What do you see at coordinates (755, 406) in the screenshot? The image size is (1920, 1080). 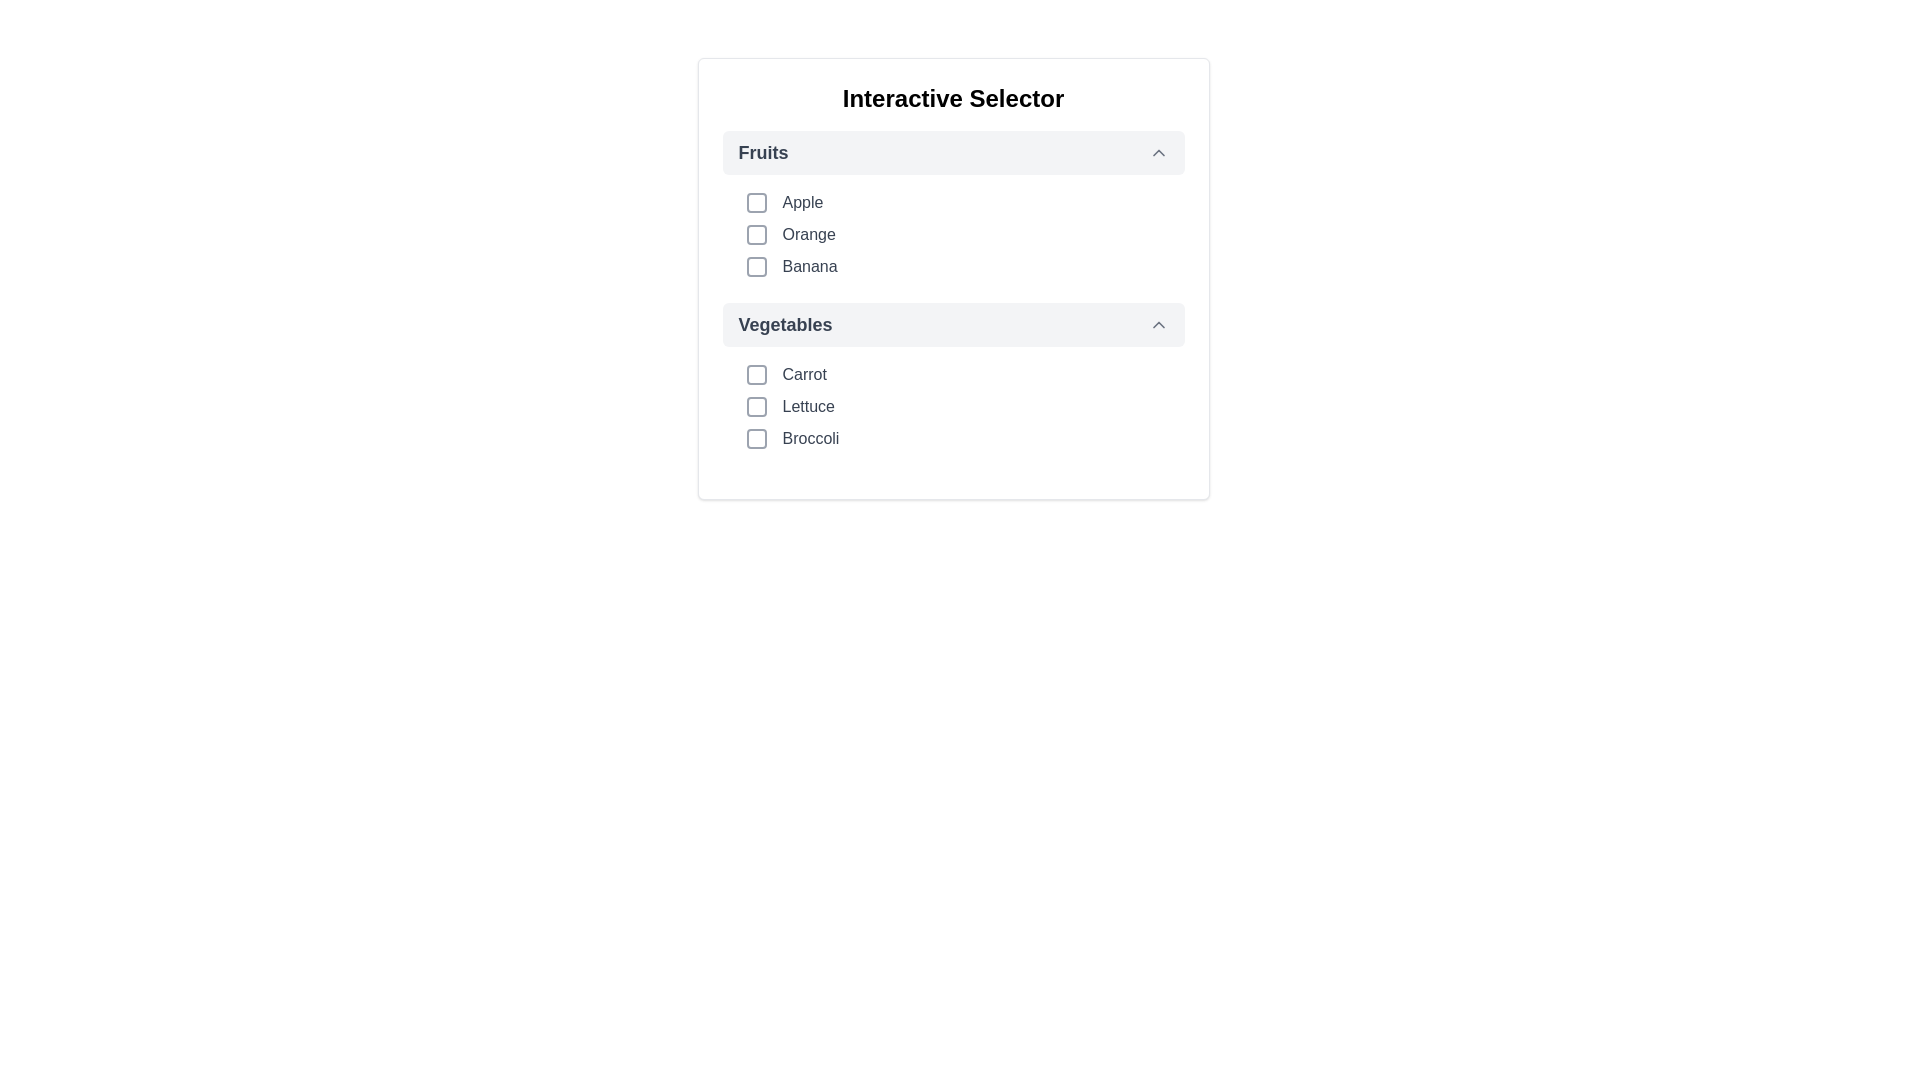 I see `the second checkbox in the 'Vegetables' category` at bounding box center [755, 406].